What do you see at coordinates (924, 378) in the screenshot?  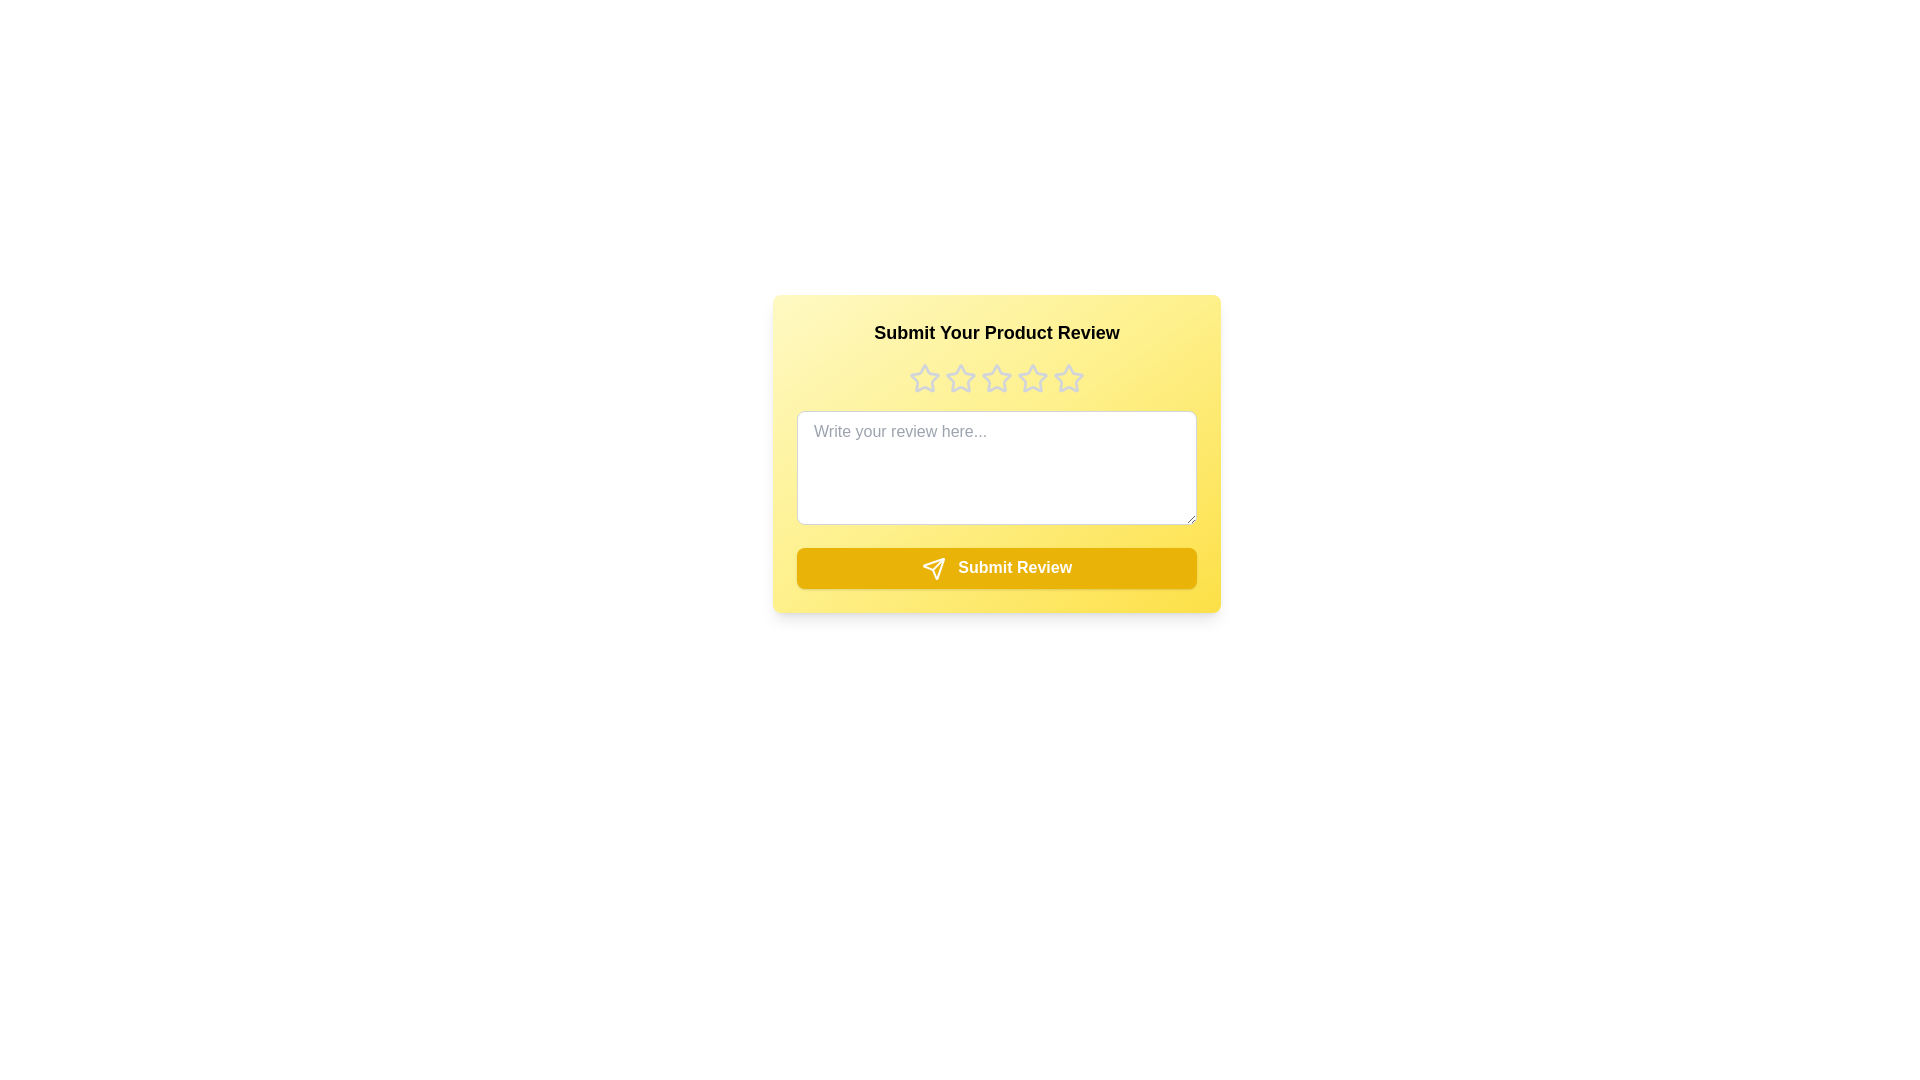 I see `the first star icon in the five-star rating system to indicate selection, located below the 'Submit Your Product Review' heading` at bounding box center [924, 378].